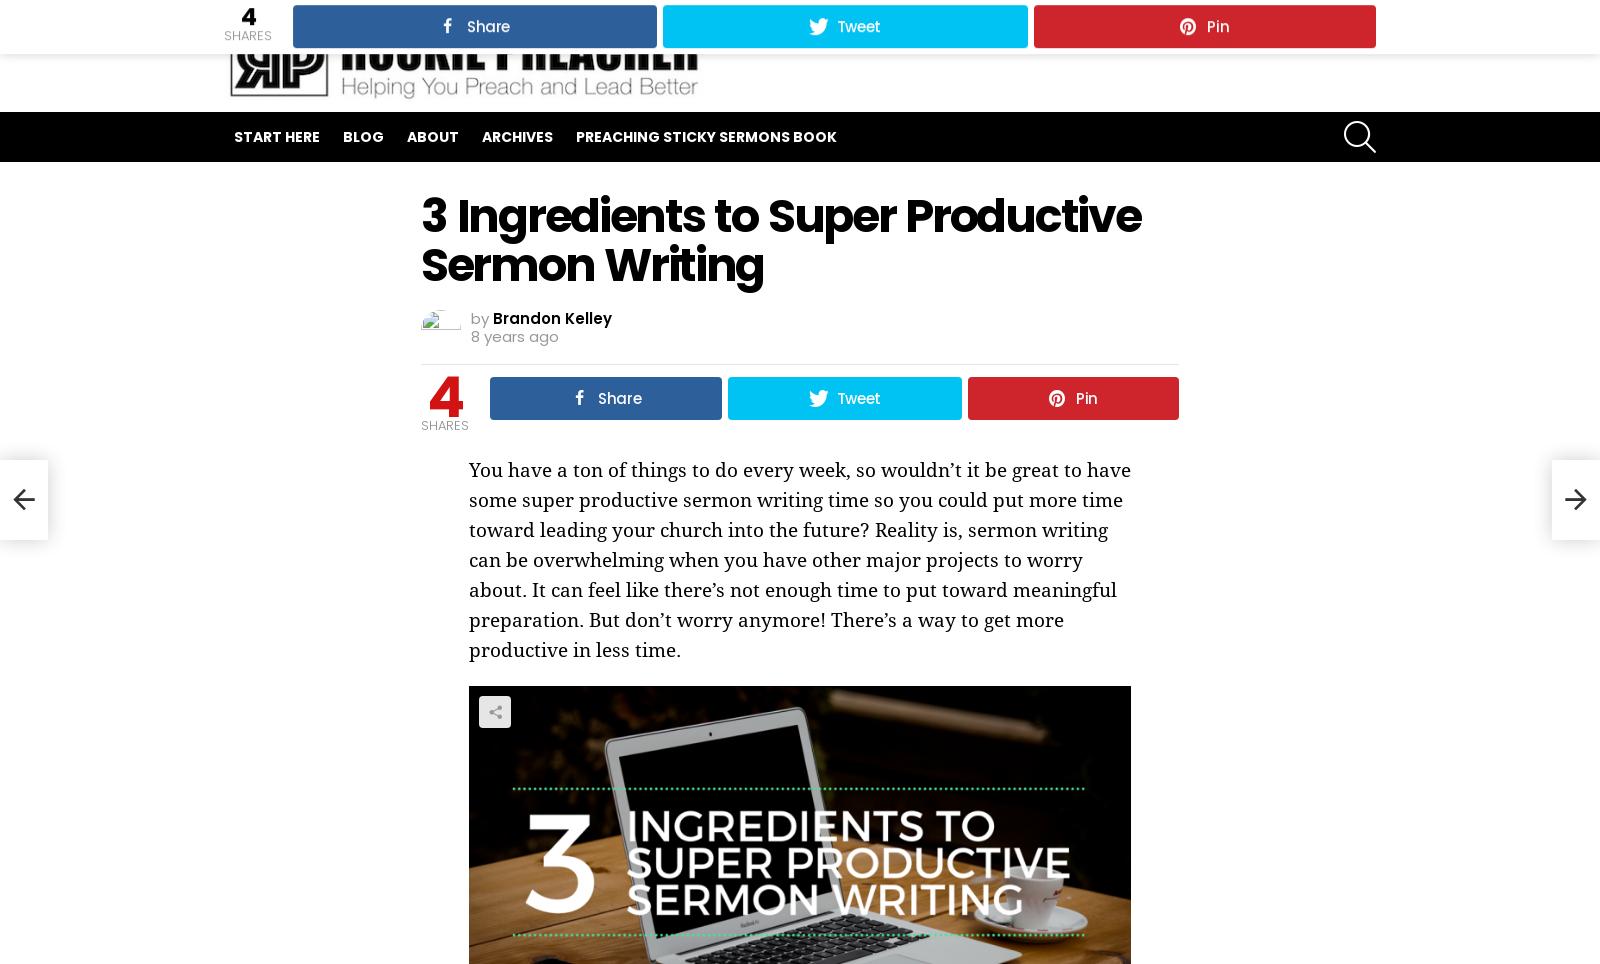 The height and width of the screenshot is (964, 1600). What do you see at coordinates (443, 424) in the screenshot?
I see `'SHARES'` at bounding box center [443, 424].